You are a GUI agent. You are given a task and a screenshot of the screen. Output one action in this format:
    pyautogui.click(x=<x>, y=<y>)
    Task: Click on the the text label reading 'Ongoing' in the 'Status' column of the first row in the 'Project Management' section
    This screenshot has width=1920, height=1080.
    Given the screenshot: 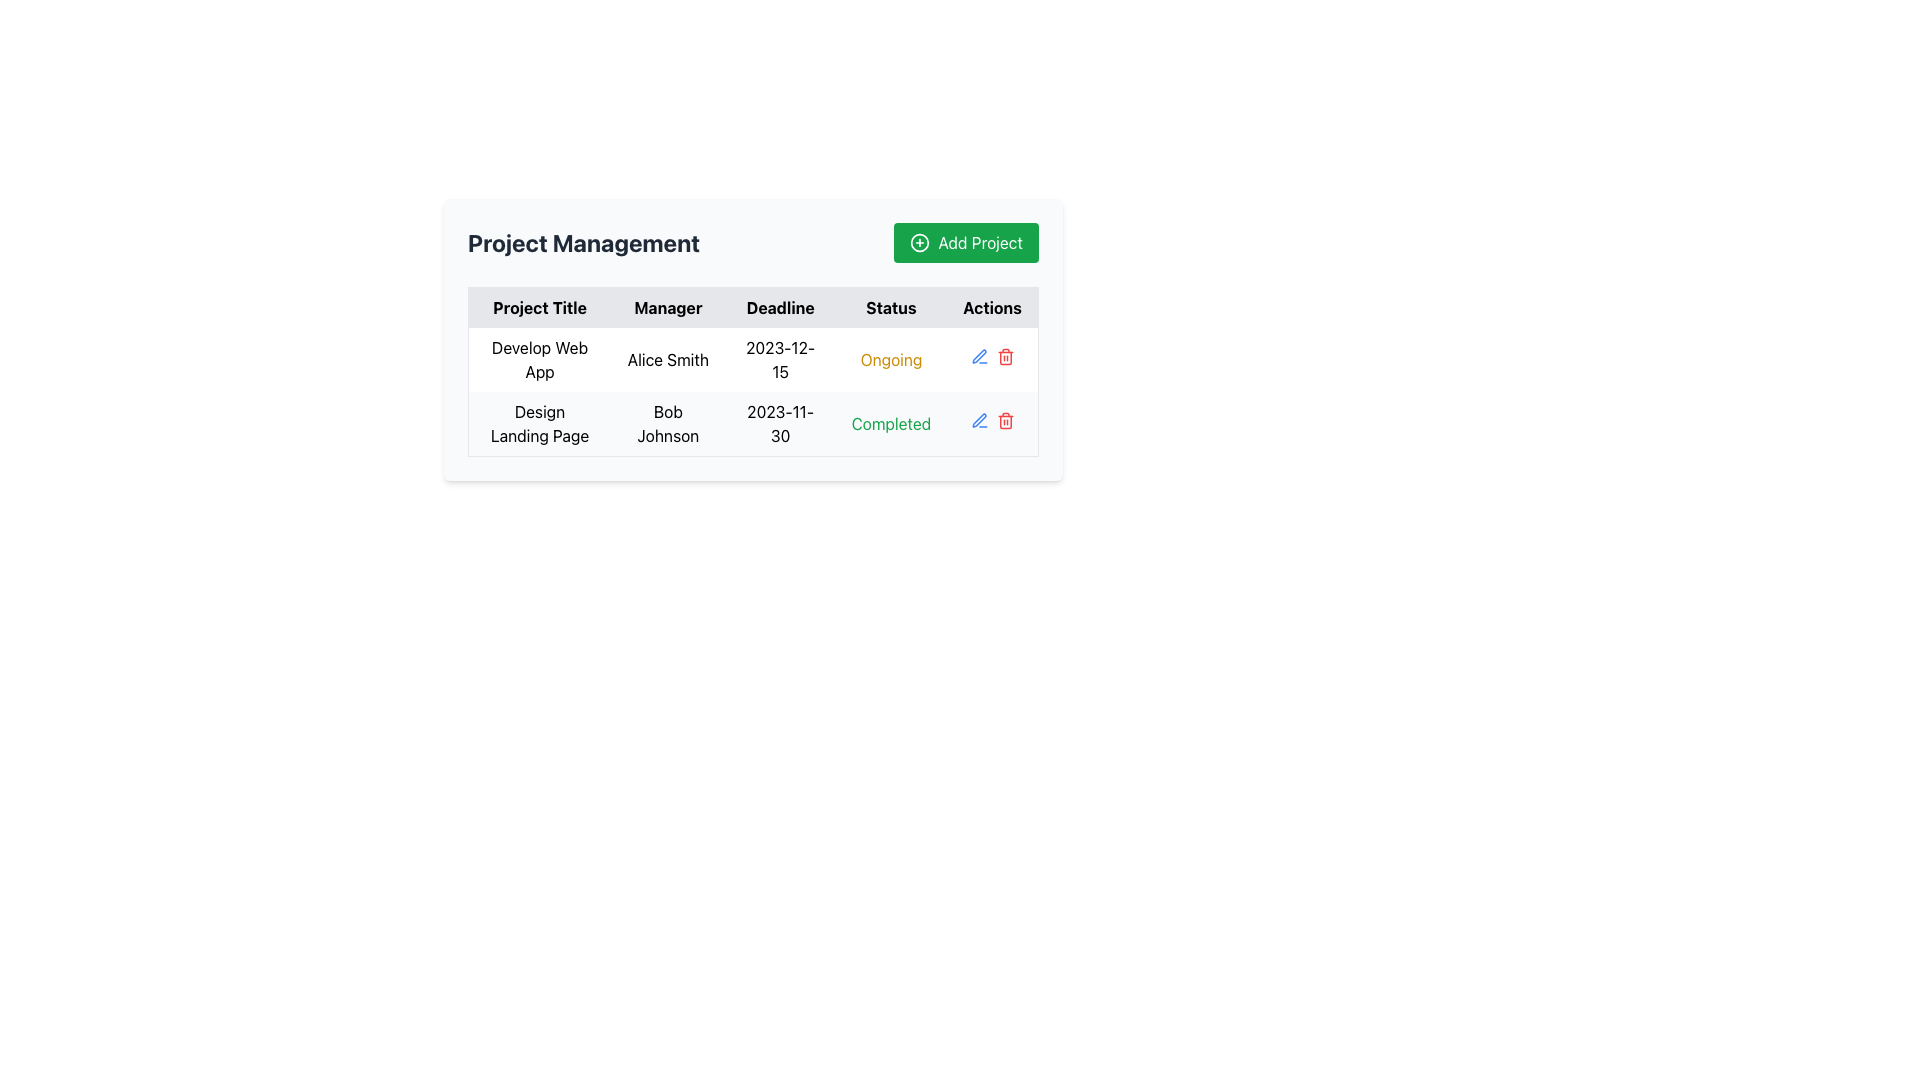 What is the action you would take?
    pyautogui.click(x=890, y=358)
    